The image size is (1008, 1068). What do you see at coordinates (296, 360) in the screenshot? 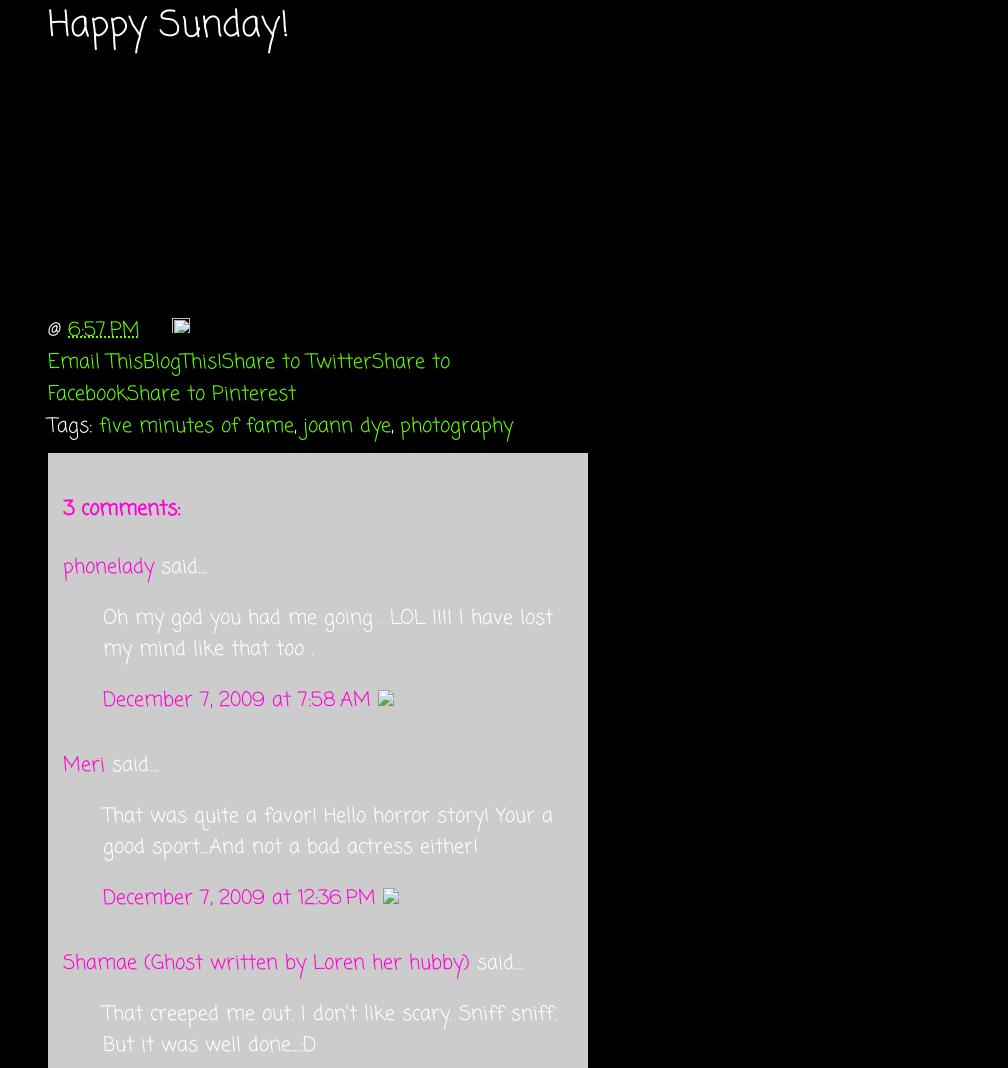
I see `'Share to Twitter'` at bounding box center [296, 360].